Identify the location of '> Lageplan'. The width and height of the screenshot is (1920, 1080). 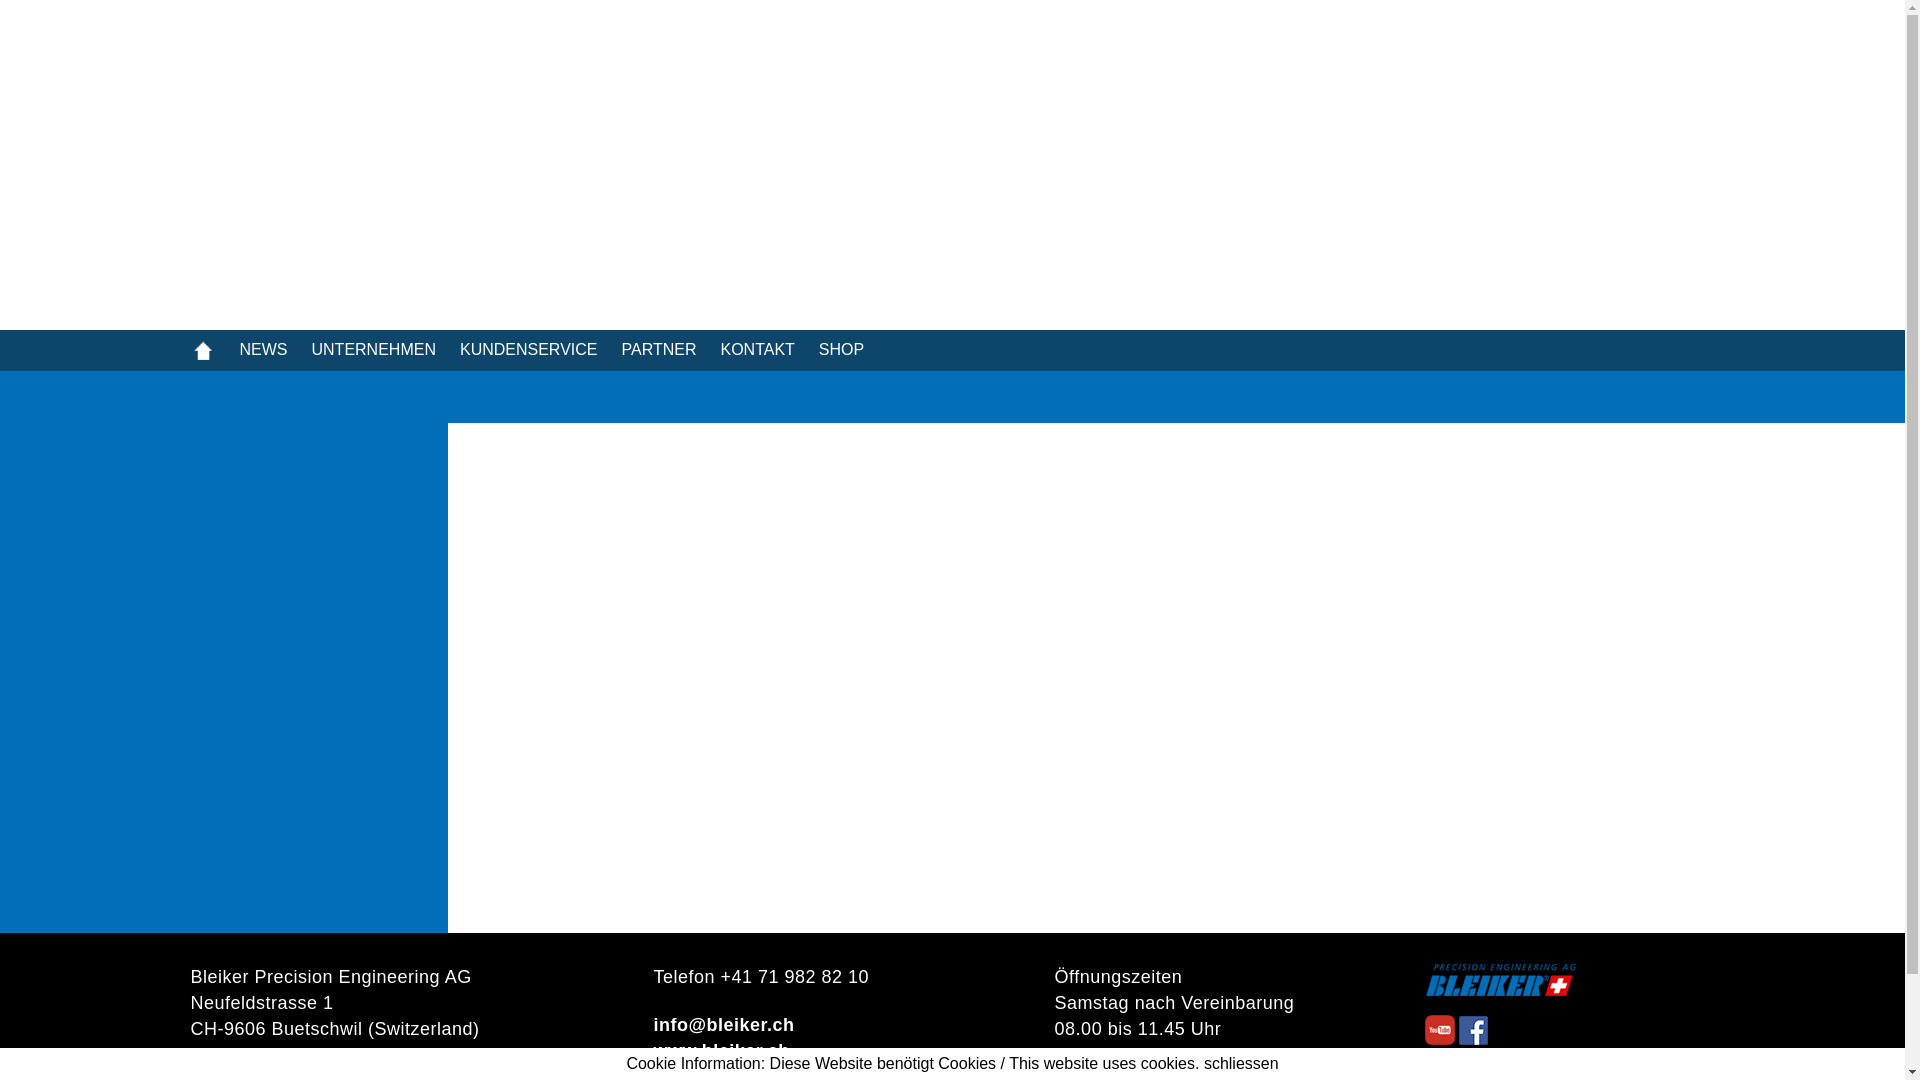
(190, 1054).